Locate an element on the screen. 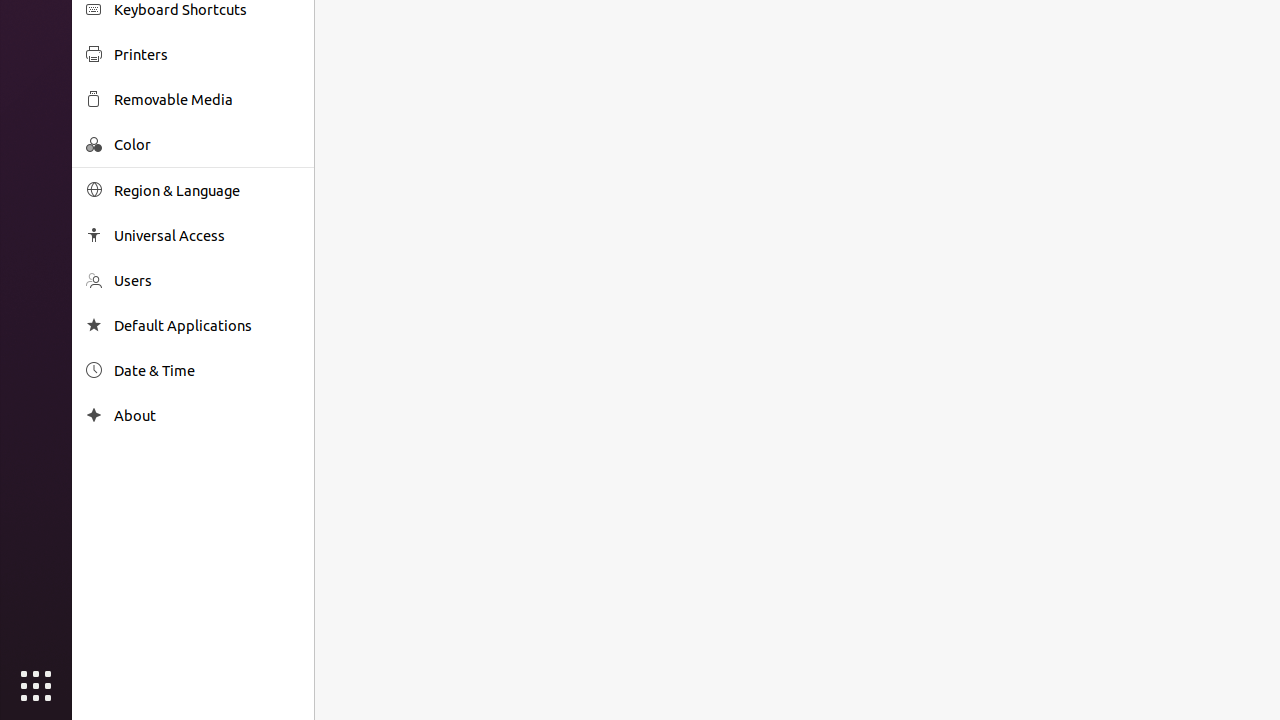 Image resolution: width=1280 pixels, height=720 pixels. 'Keyboard Shortcuts' is located at coordinates (206, 9).